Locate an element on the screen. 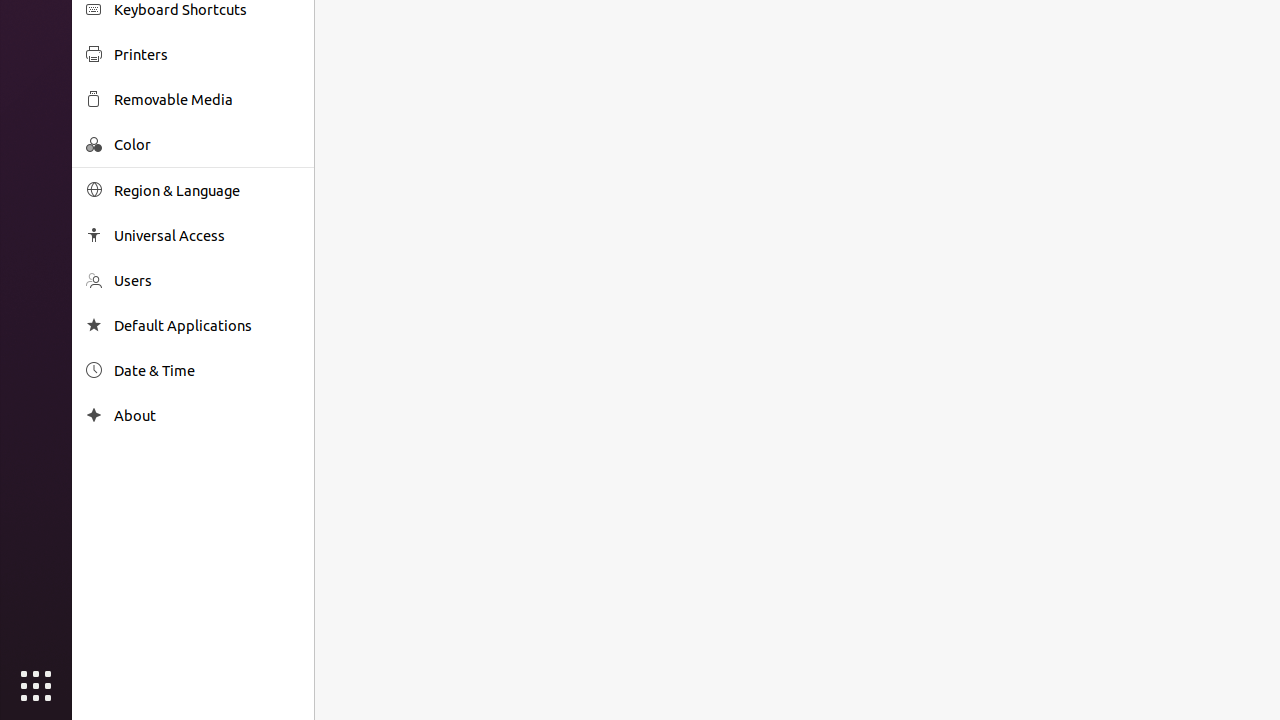 Image resolution: width=1280 pixels, height=720 pixels. 'Keyboard Shortcuts' is located at coordinates (206, 9).